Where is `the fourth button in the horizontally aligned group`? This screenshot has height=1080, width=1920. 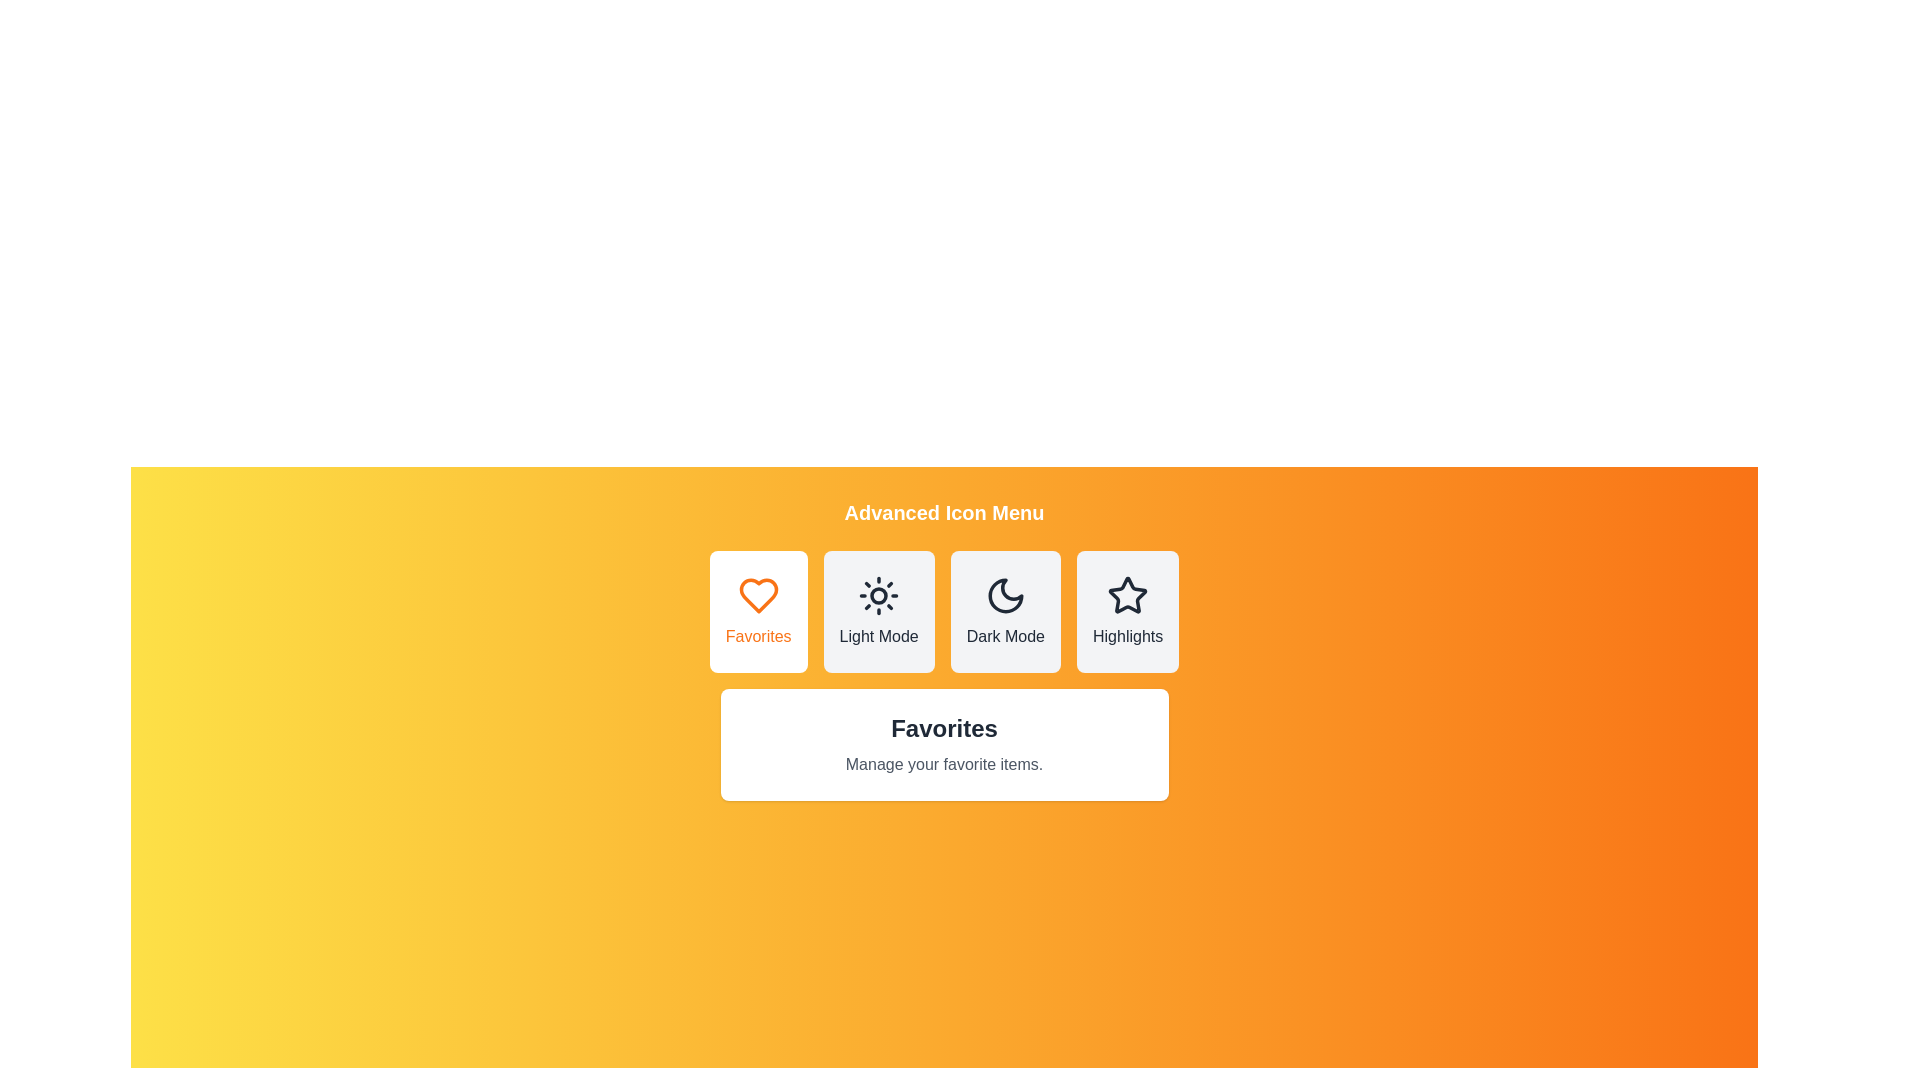
the fourth button in the horizontally aligned group is located at coordinates (1128, 611).